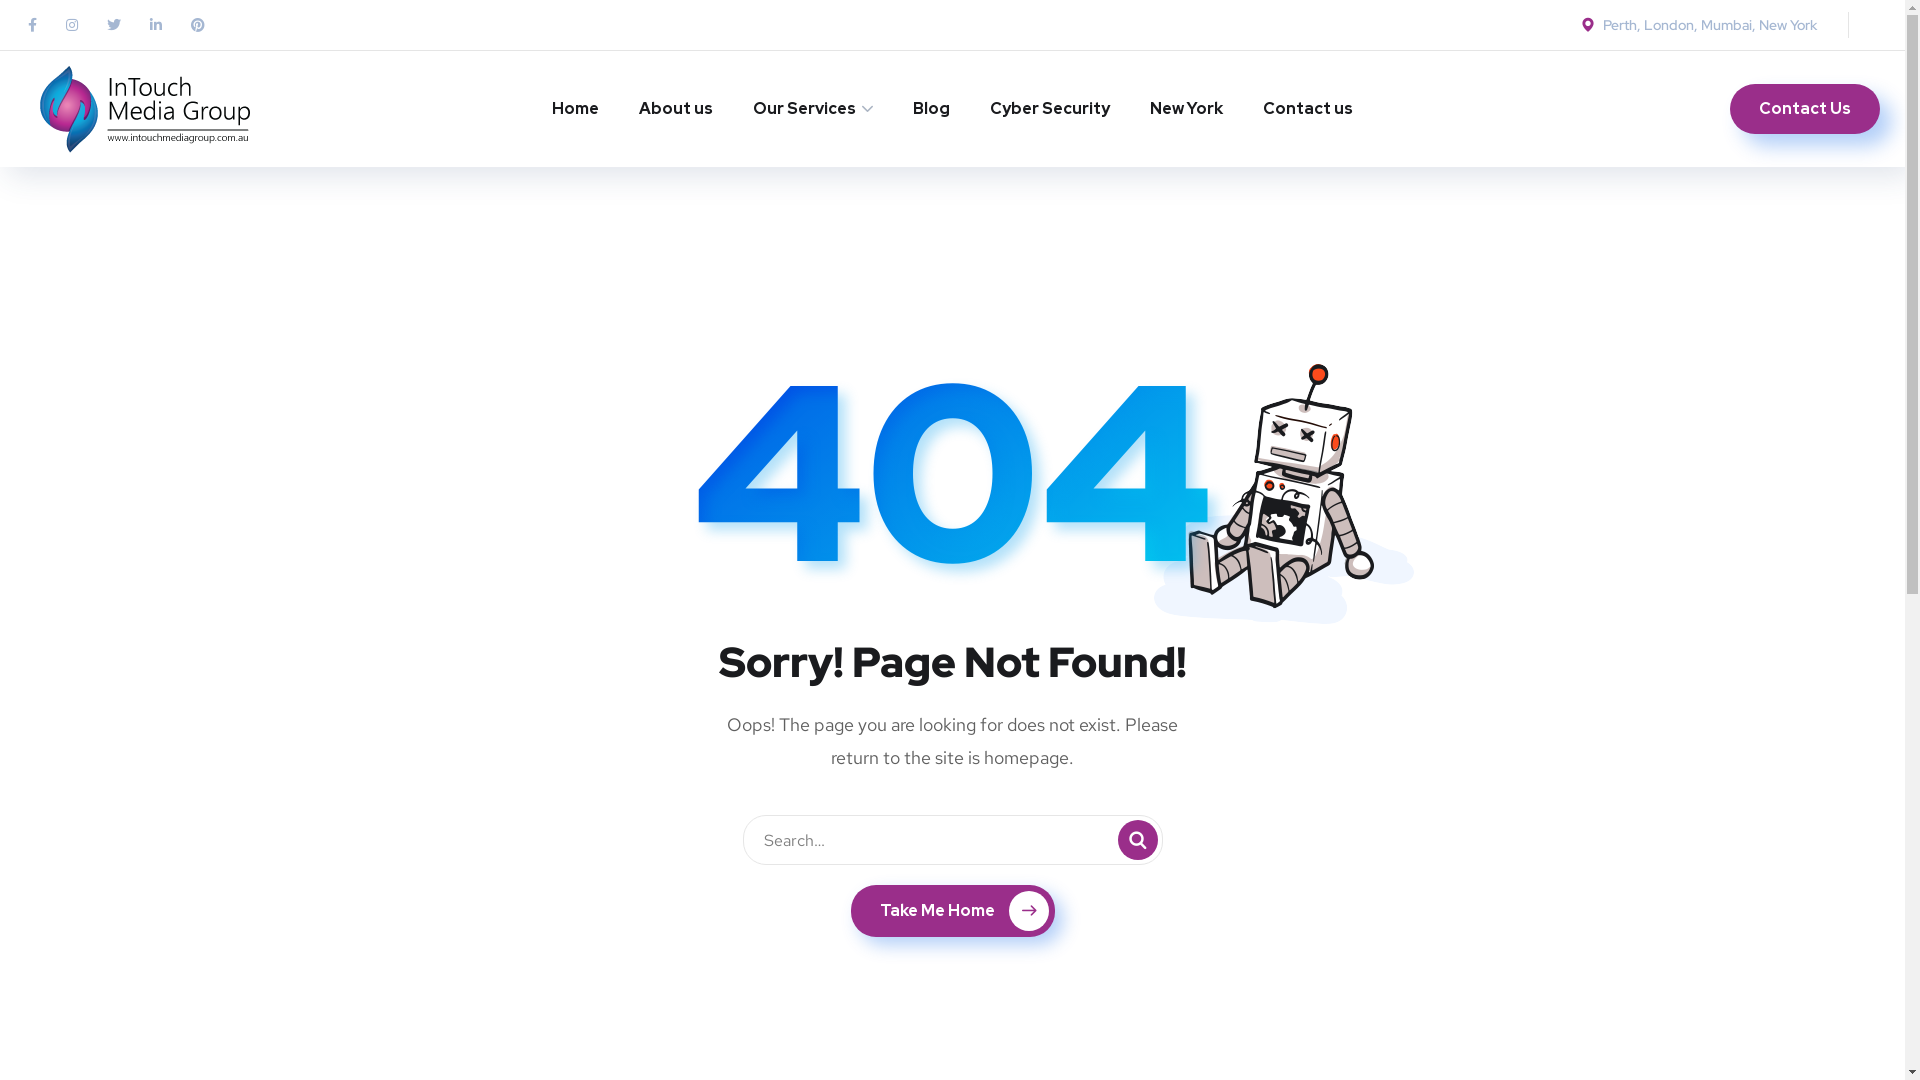 This screenshot has width=1920, height=1080. Describe the element at coordinates (1728, 108) in the screenshot. I see `'Contact Us'` at that location.